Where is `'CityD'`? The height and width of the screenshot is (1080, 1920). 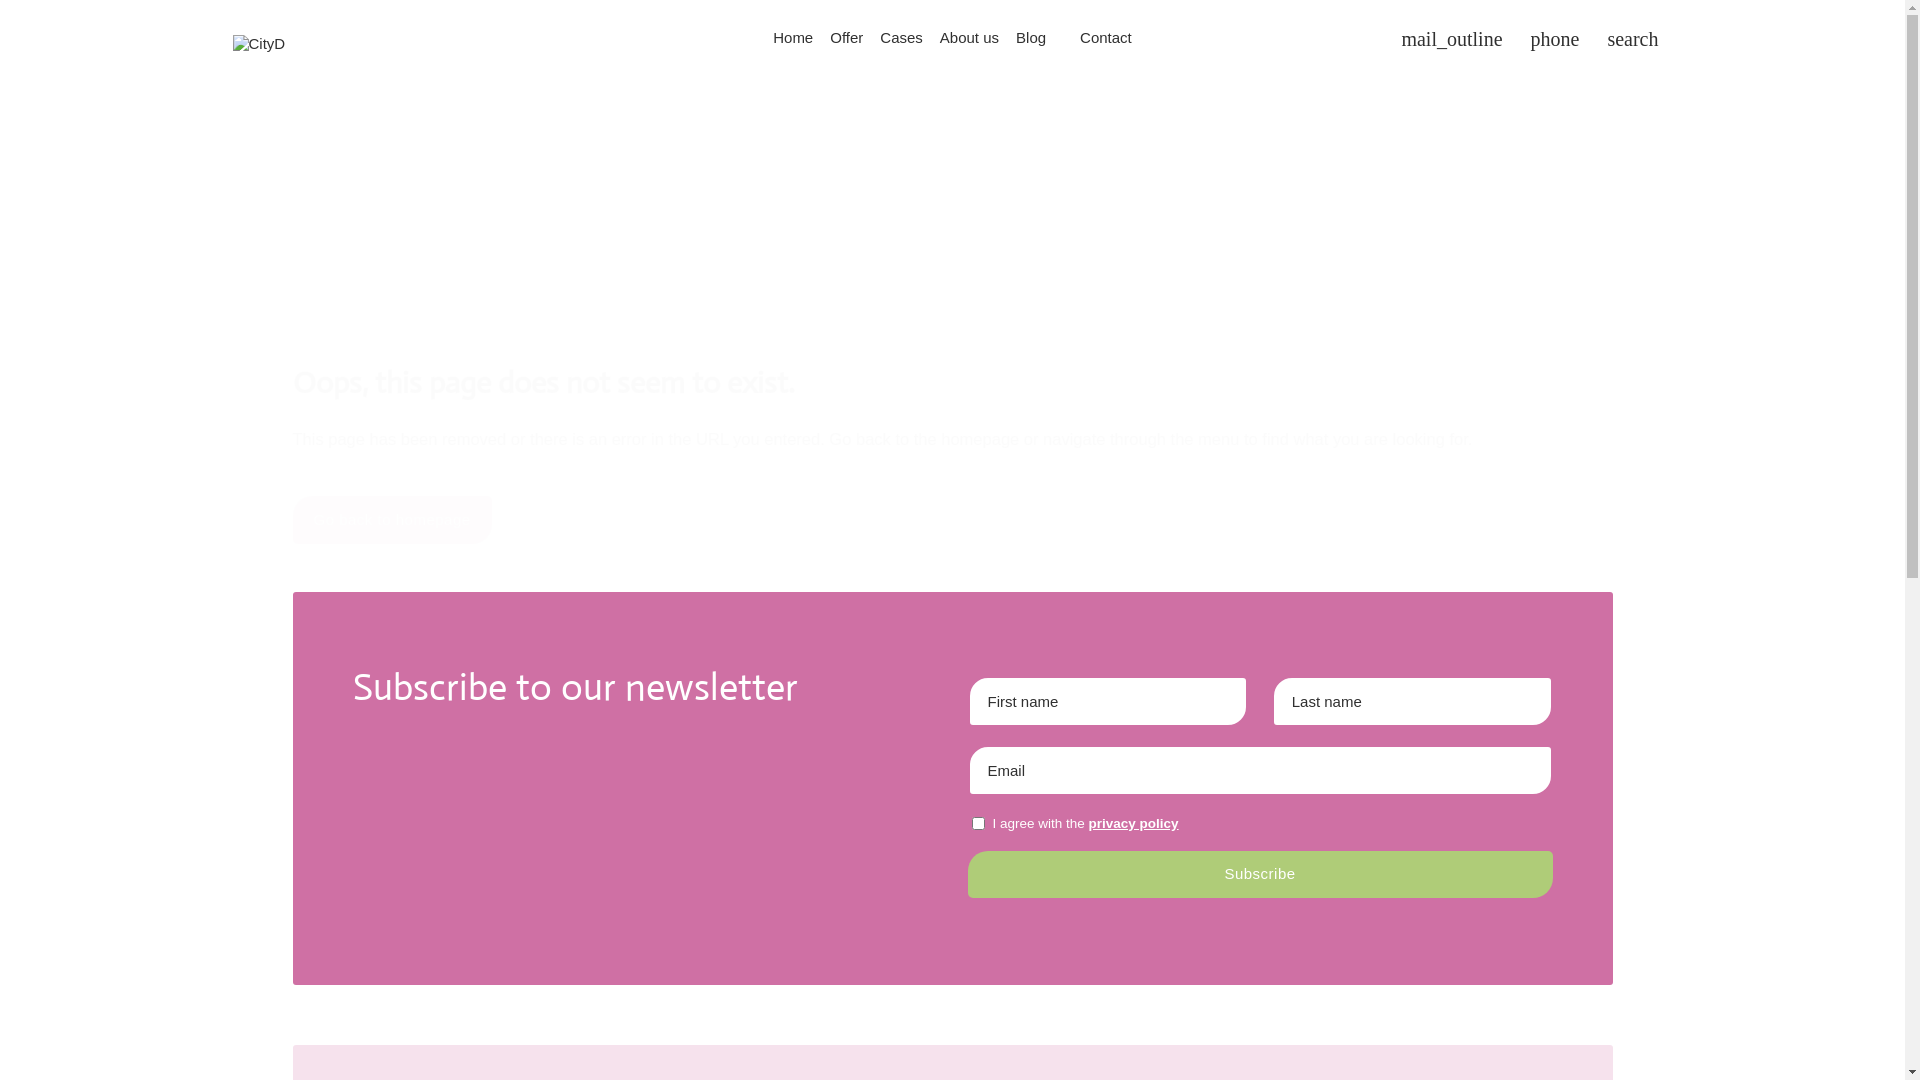
'CityD' is located at coordinates (257, 43).